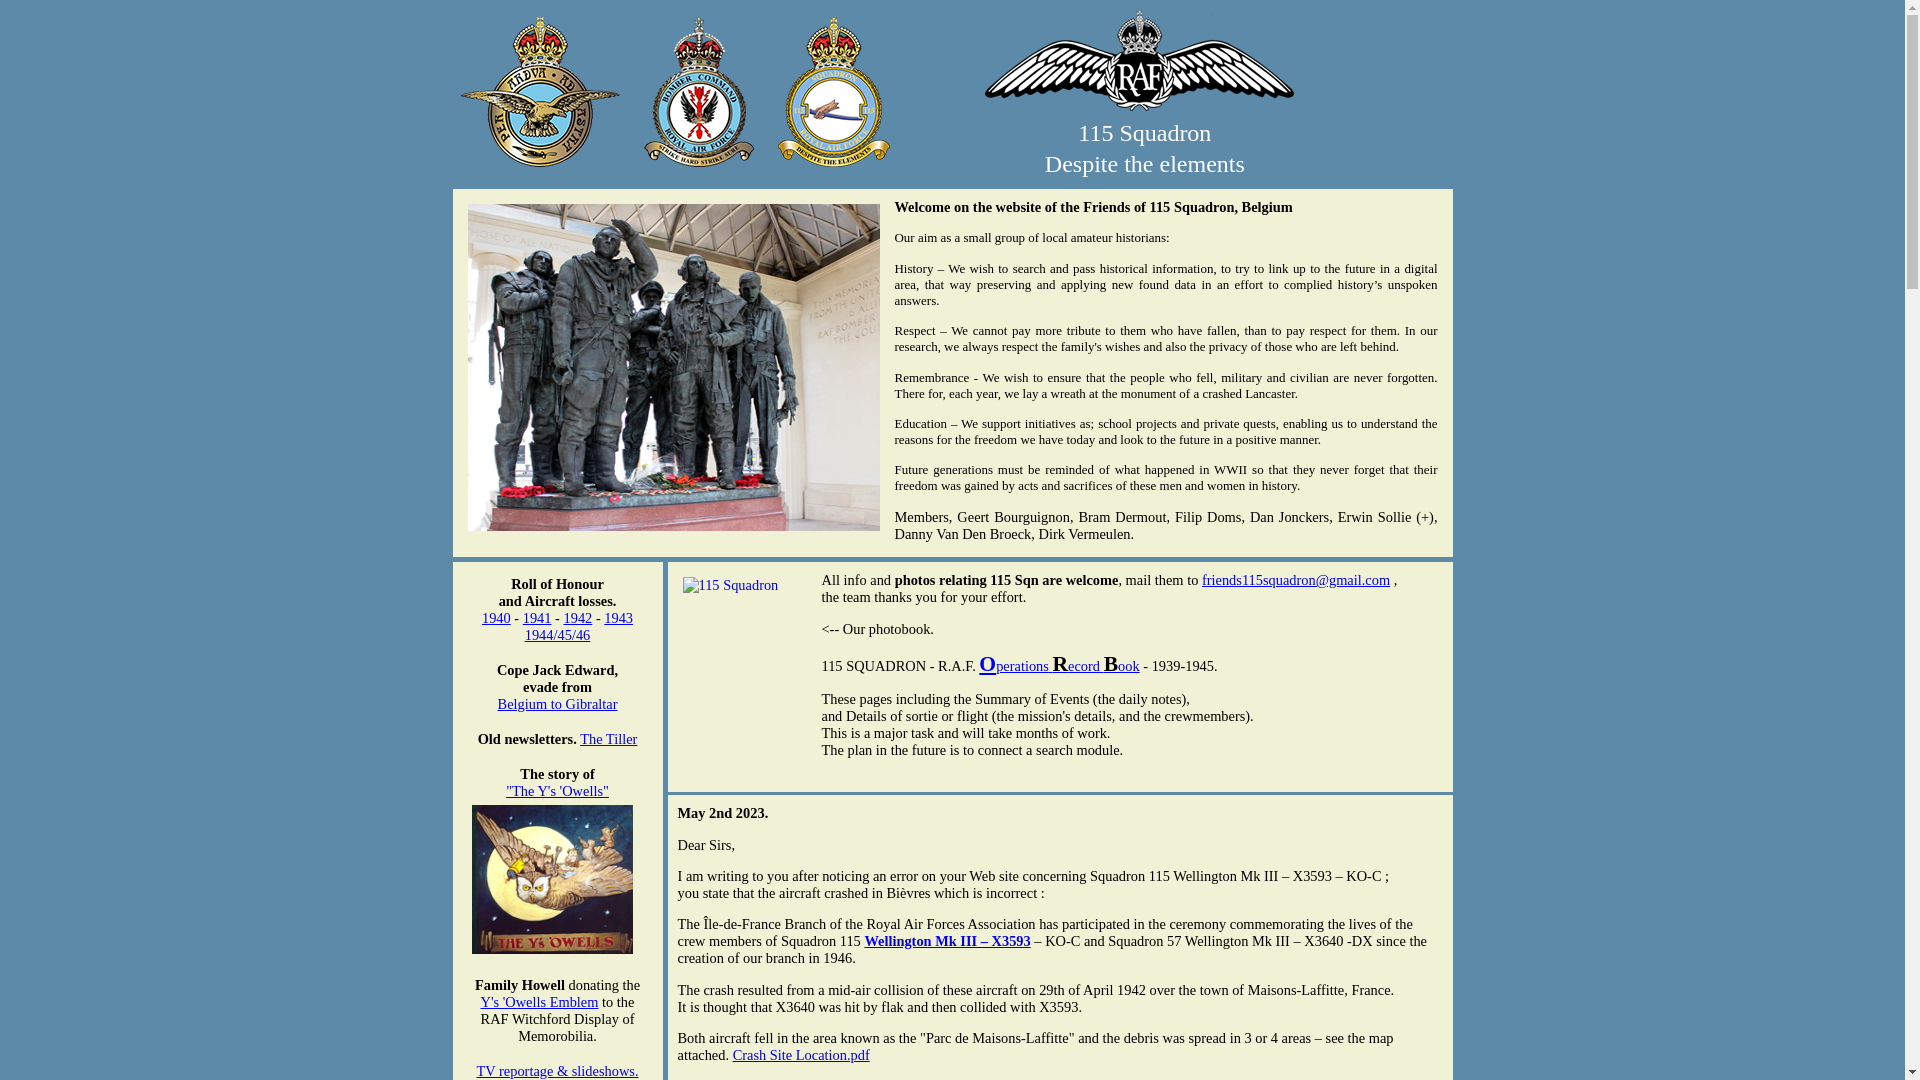 This screenshot has height=1080, width=1920. Describe the element at coordinates (607, 739) in the screenshot. I see `'The Tiller'` at that location.